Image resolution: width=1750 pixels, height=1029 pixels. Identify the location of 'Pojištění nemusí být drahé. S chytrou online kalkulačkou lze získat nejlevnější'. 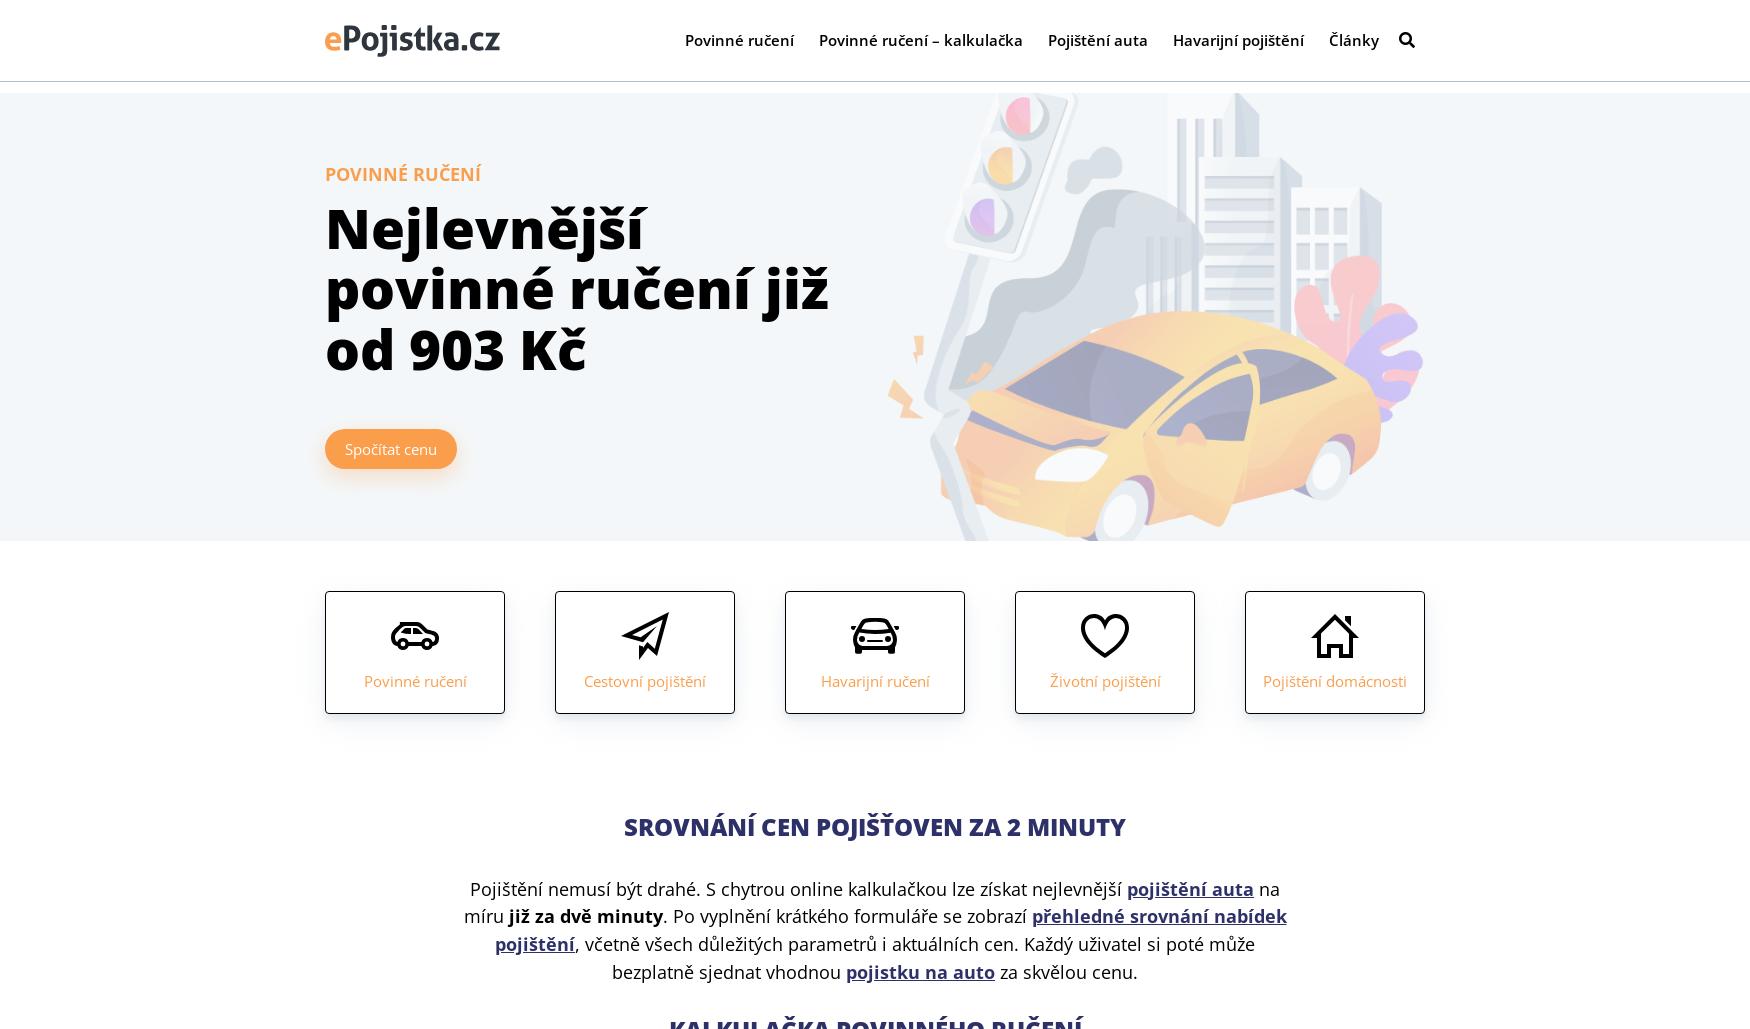
(797, 888).